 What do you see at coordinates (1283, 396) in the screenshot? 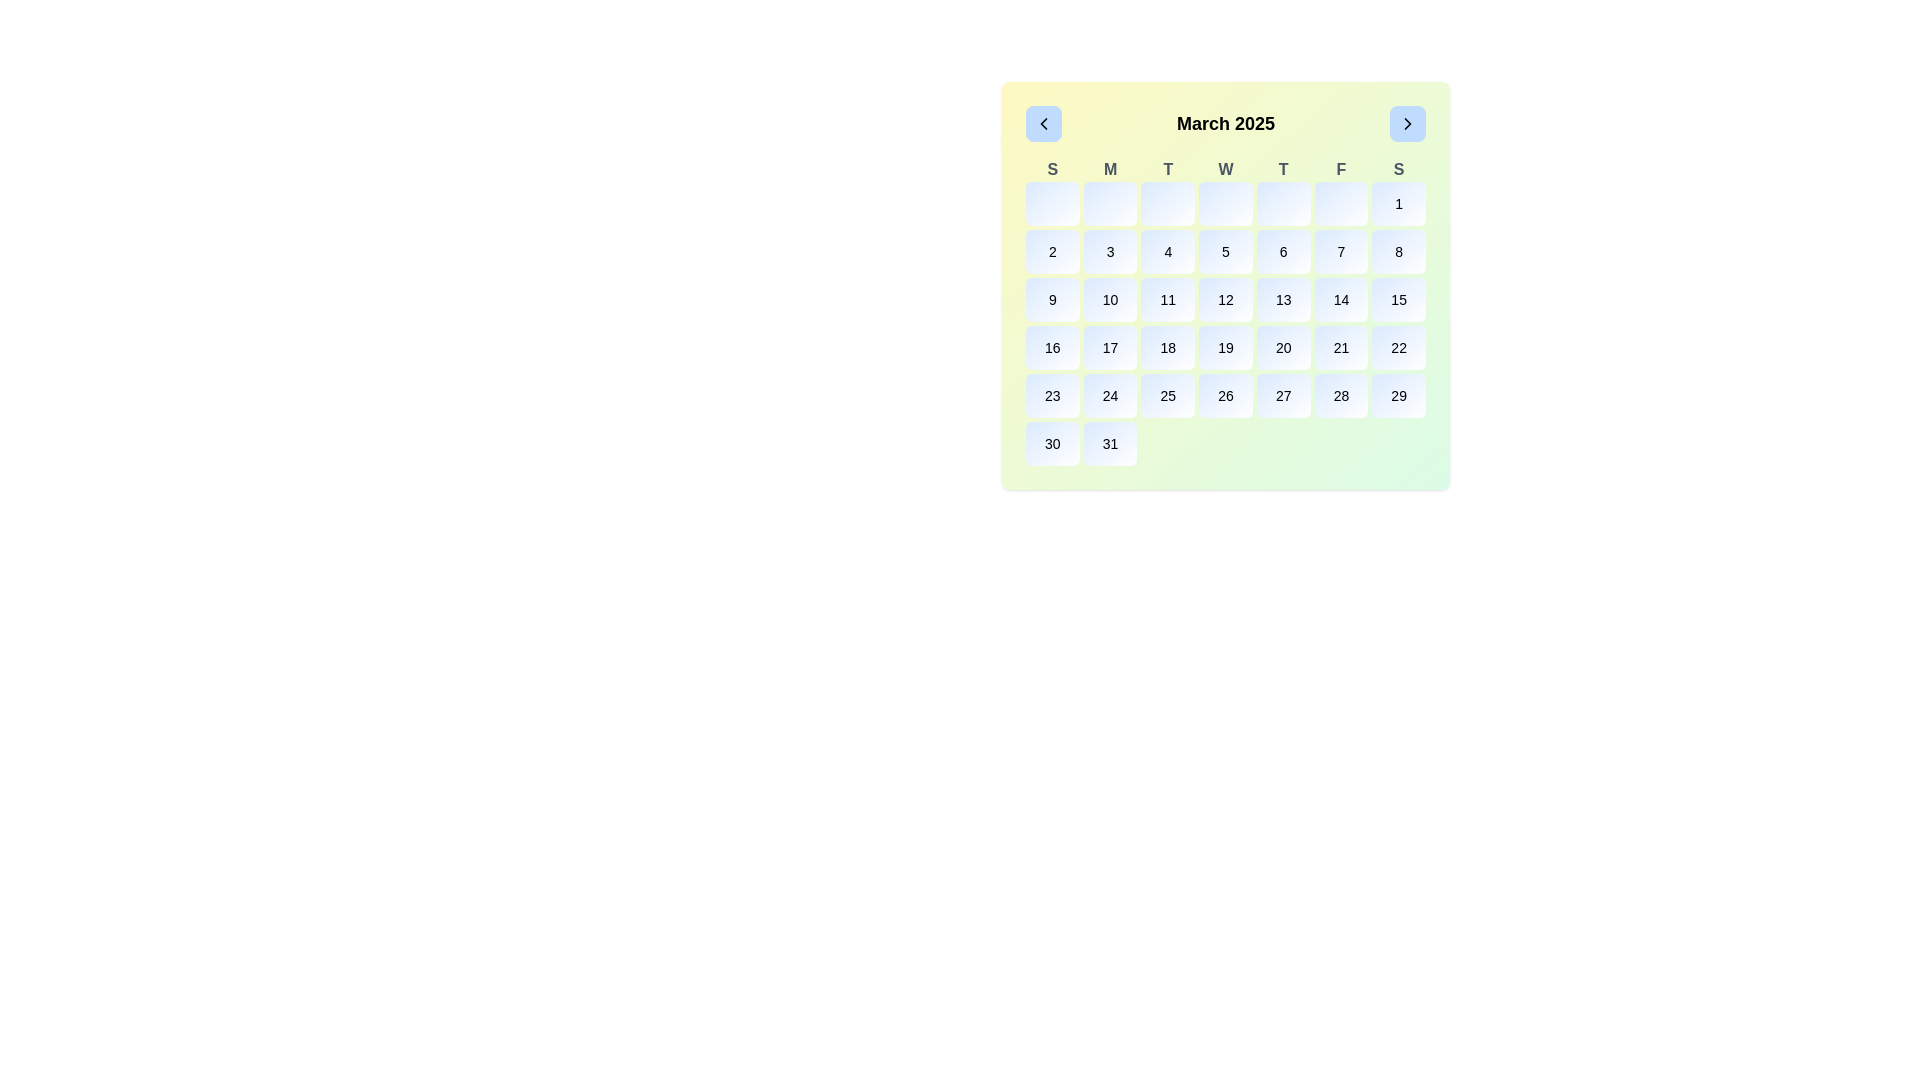
I see `the button representing the date '27' in the calendar for March 2025` at bounding box center [1283, 396].